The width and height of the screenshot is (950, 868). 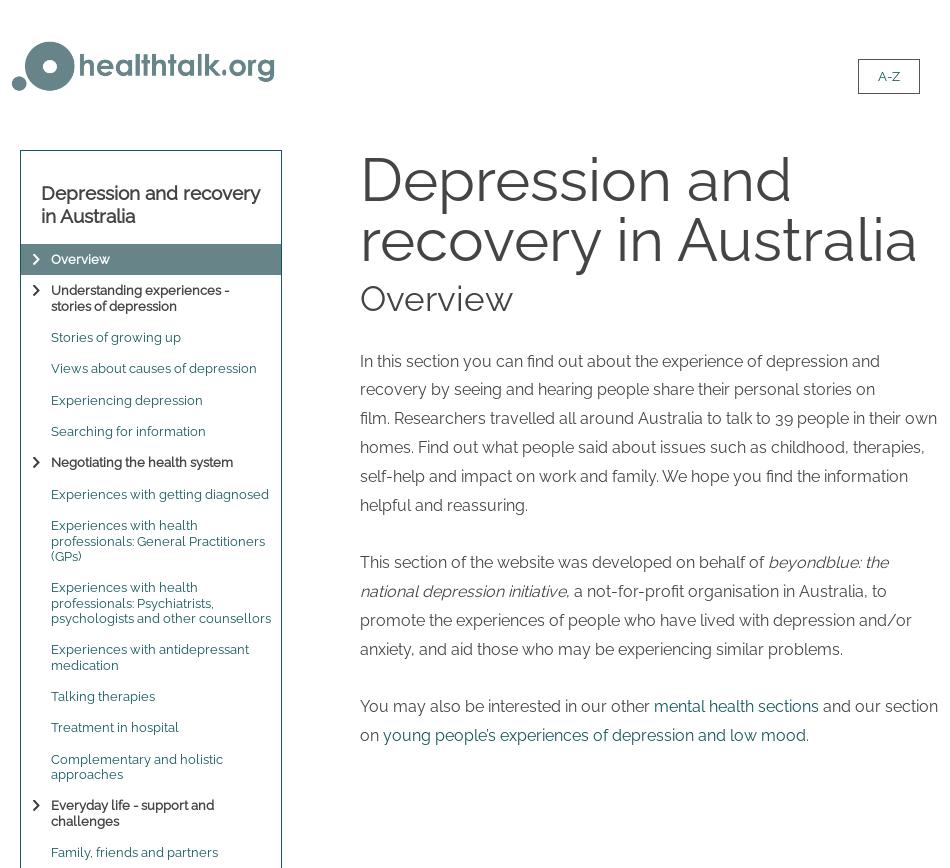 I want to click on 'young people’s experiences of depression and low mood', so click(x=382, y=734).